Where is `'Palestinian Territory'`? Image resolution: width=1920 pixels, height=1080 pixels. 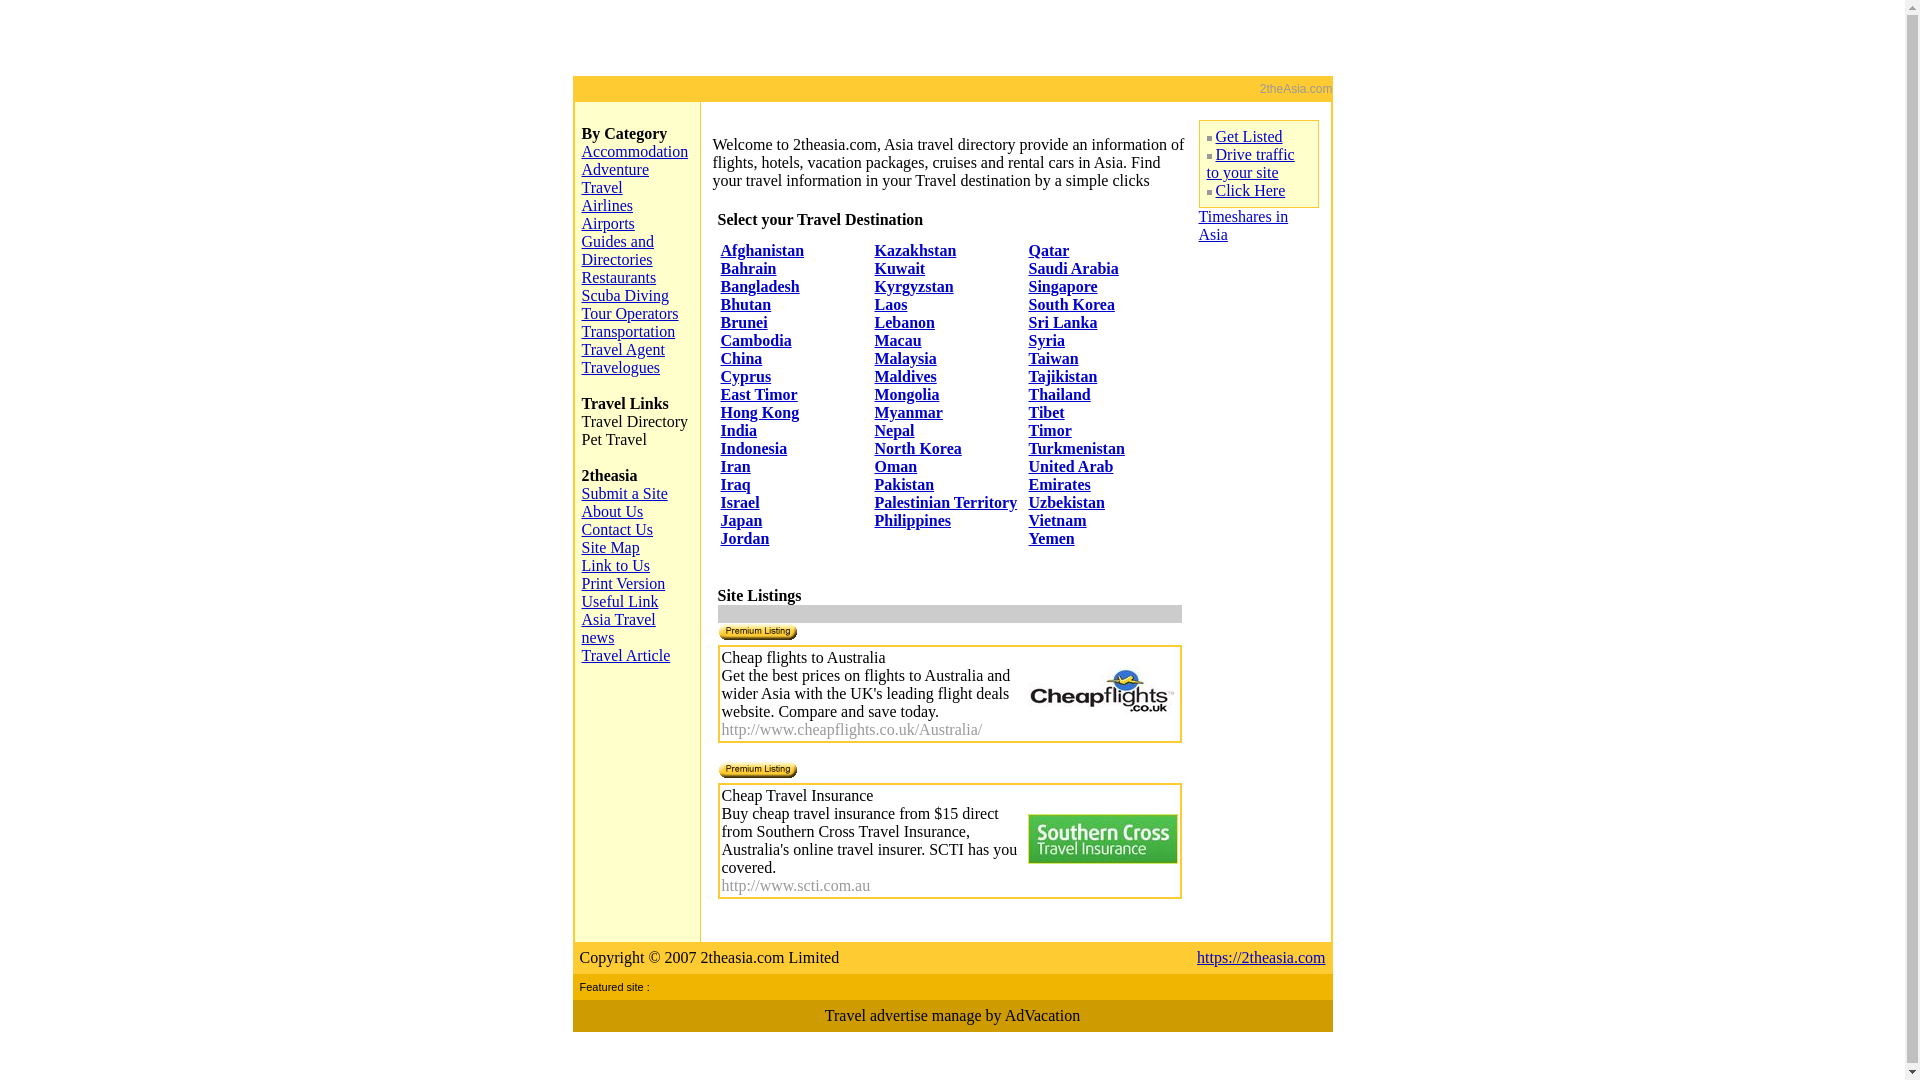 'Palestinian Territory' is located at coordinates (944, 501).